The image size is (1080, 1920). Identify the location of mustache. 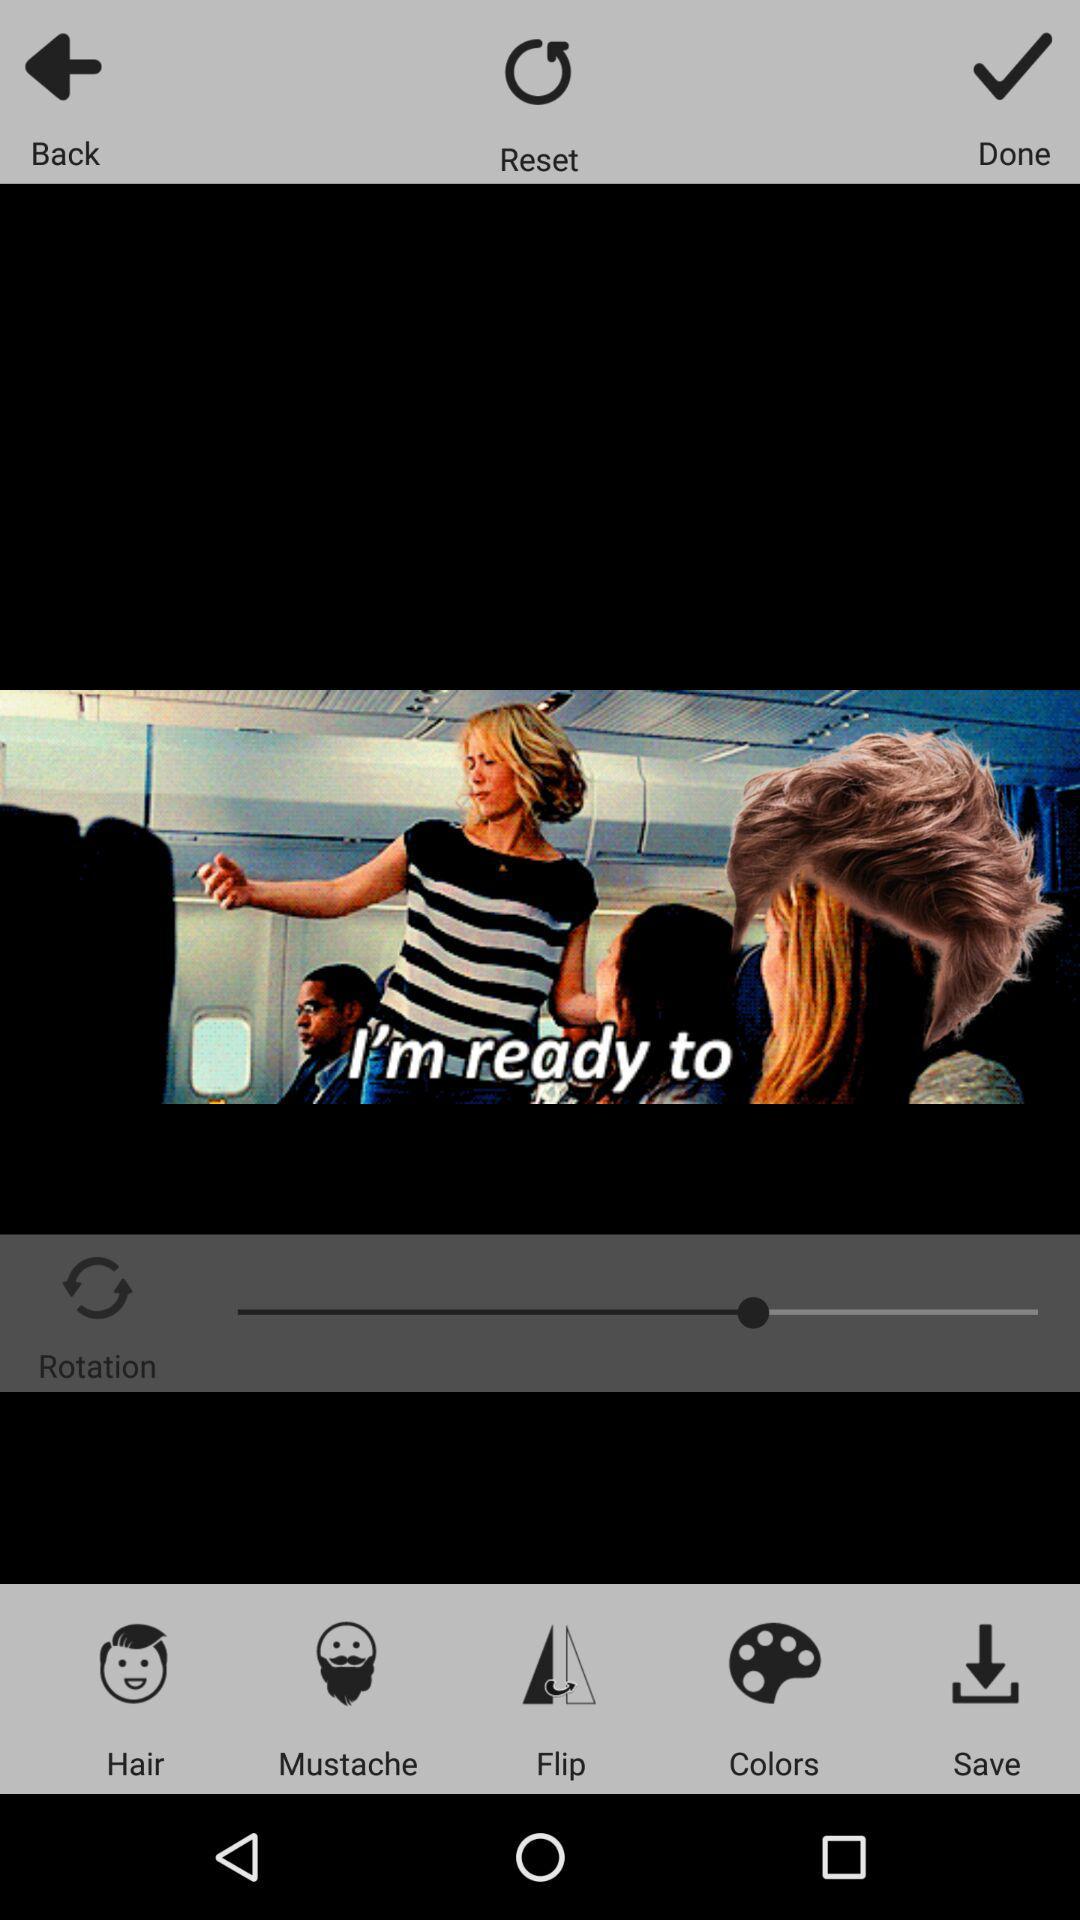
(346, 1662).